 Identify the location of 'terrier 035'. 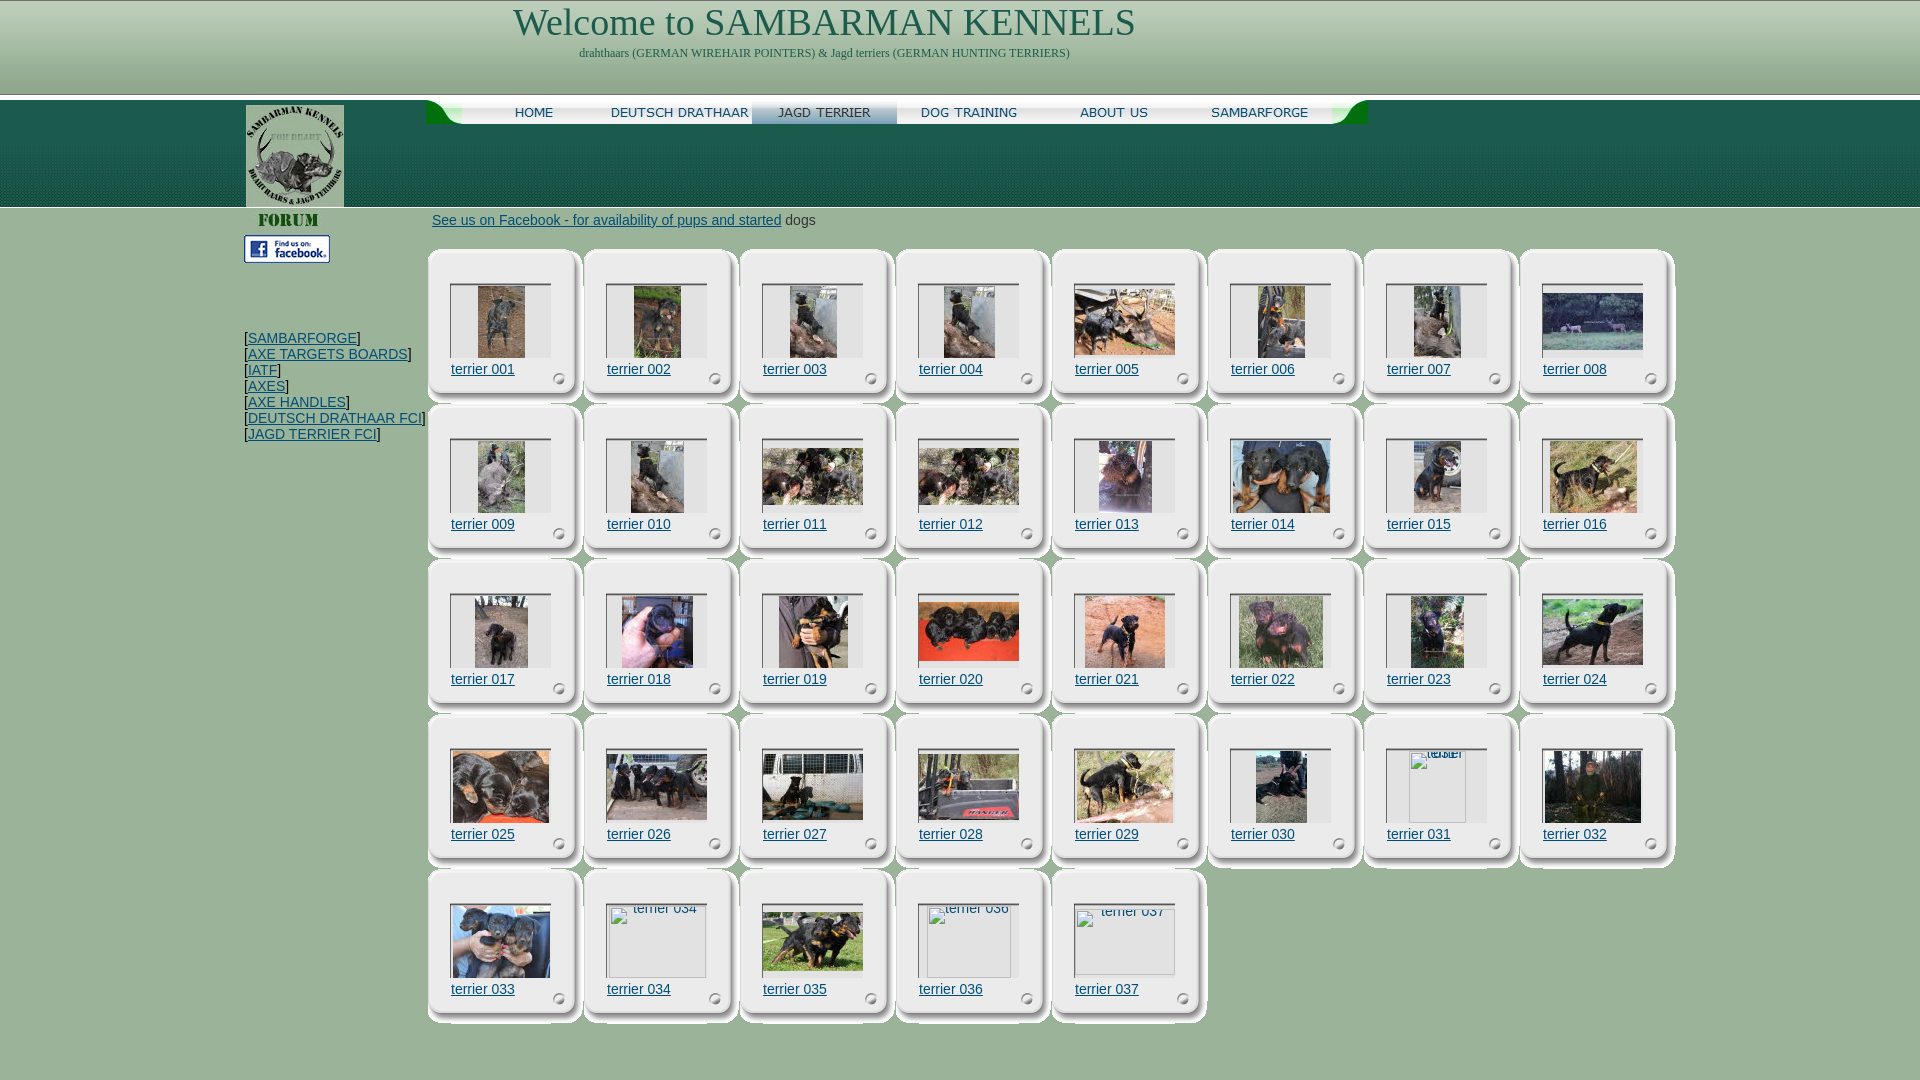
(762, 987).